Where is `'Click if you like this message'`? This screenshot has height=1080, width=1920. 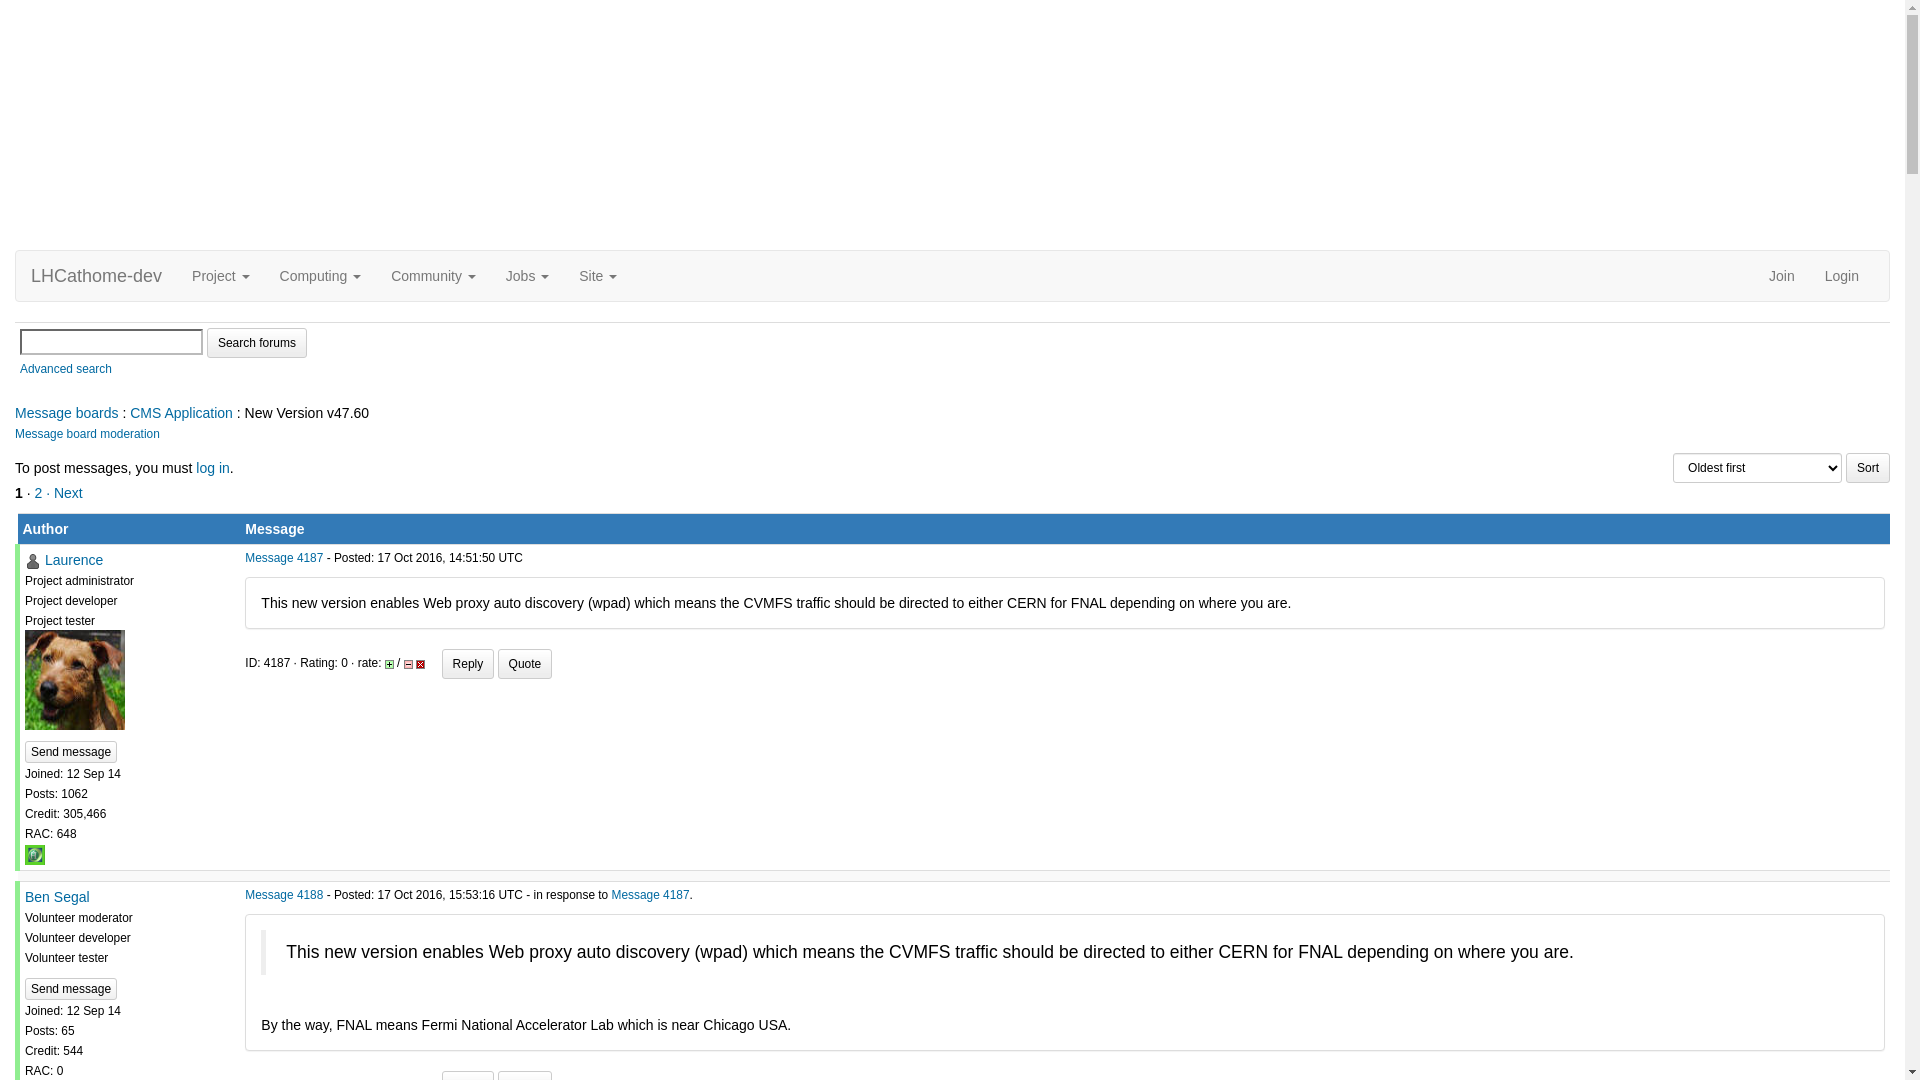
'Click if you like this message' is located at coordinates (389, 664).